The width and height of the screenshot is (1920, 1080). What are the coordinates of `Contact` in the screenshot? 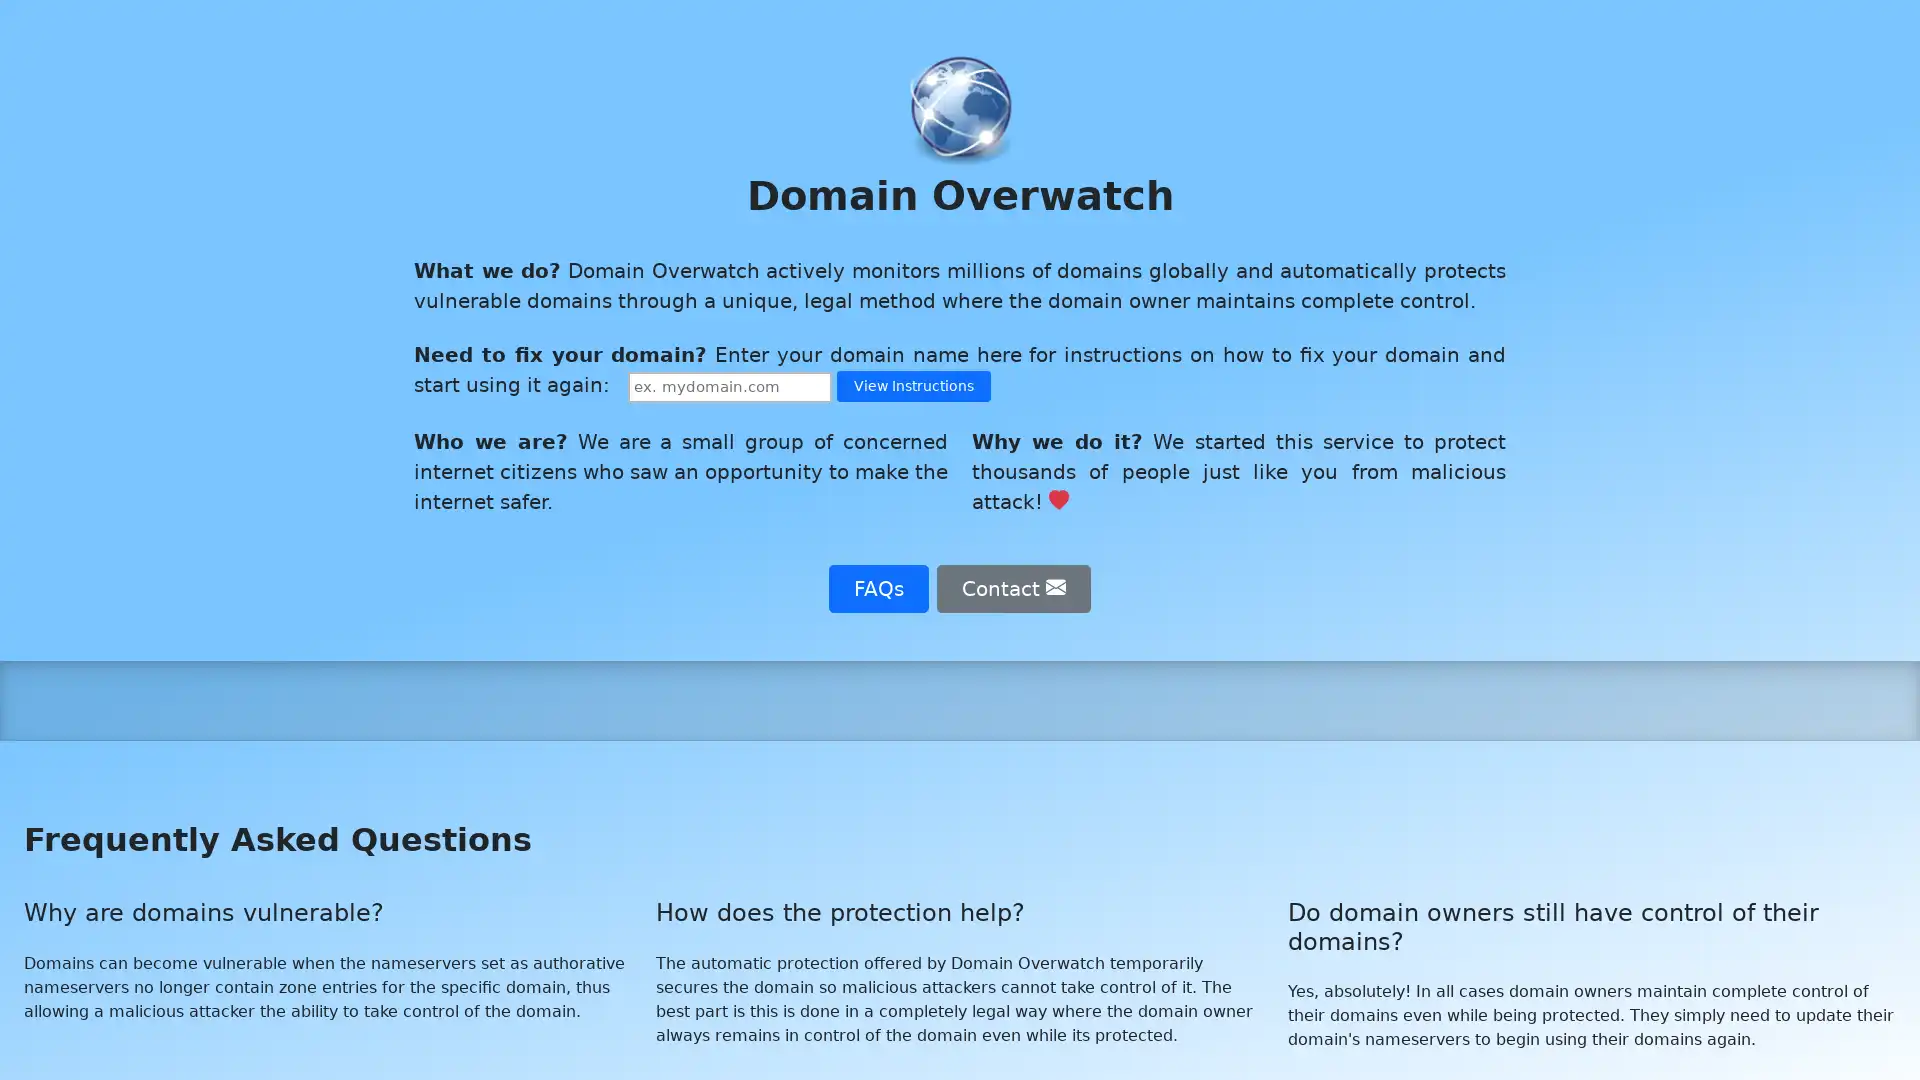 It's located at (1013, 586).